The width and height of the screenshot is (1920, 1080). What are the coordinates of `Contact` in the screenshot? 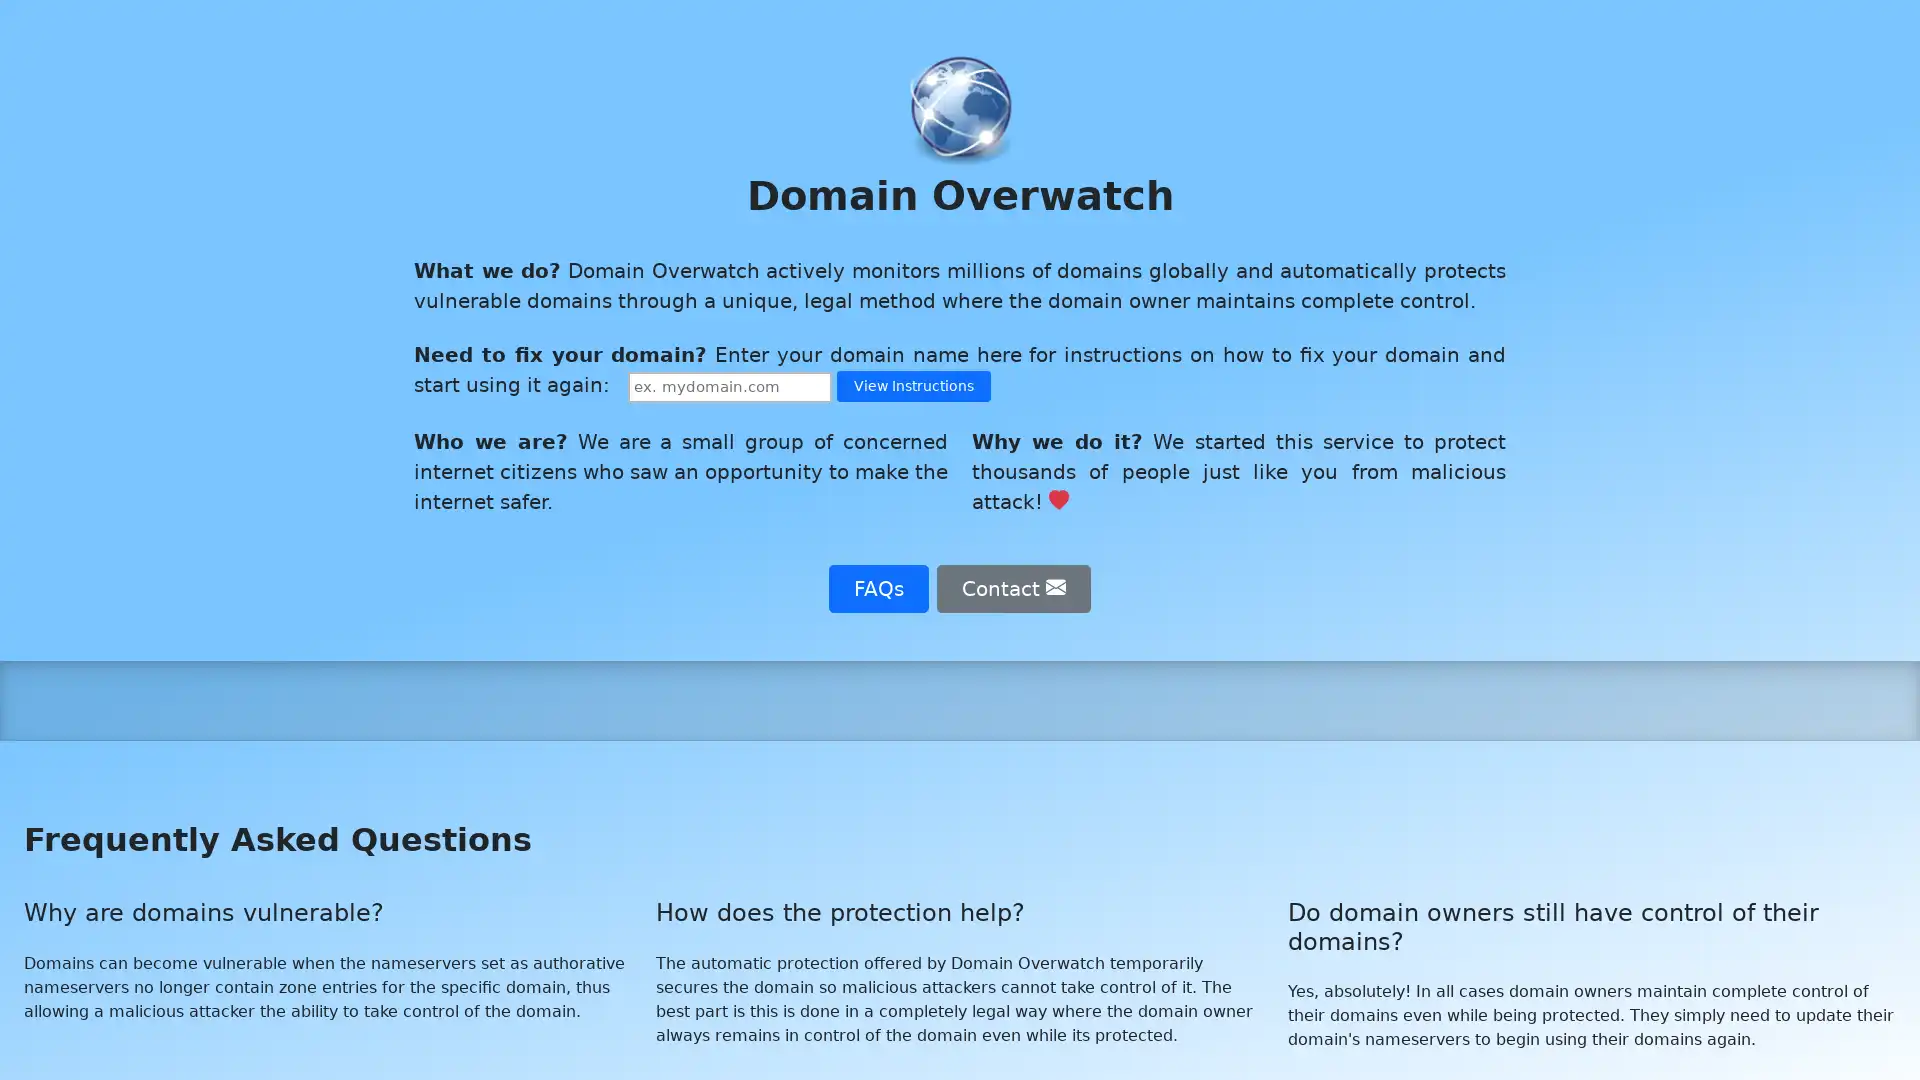 It's located at (1013, 586).